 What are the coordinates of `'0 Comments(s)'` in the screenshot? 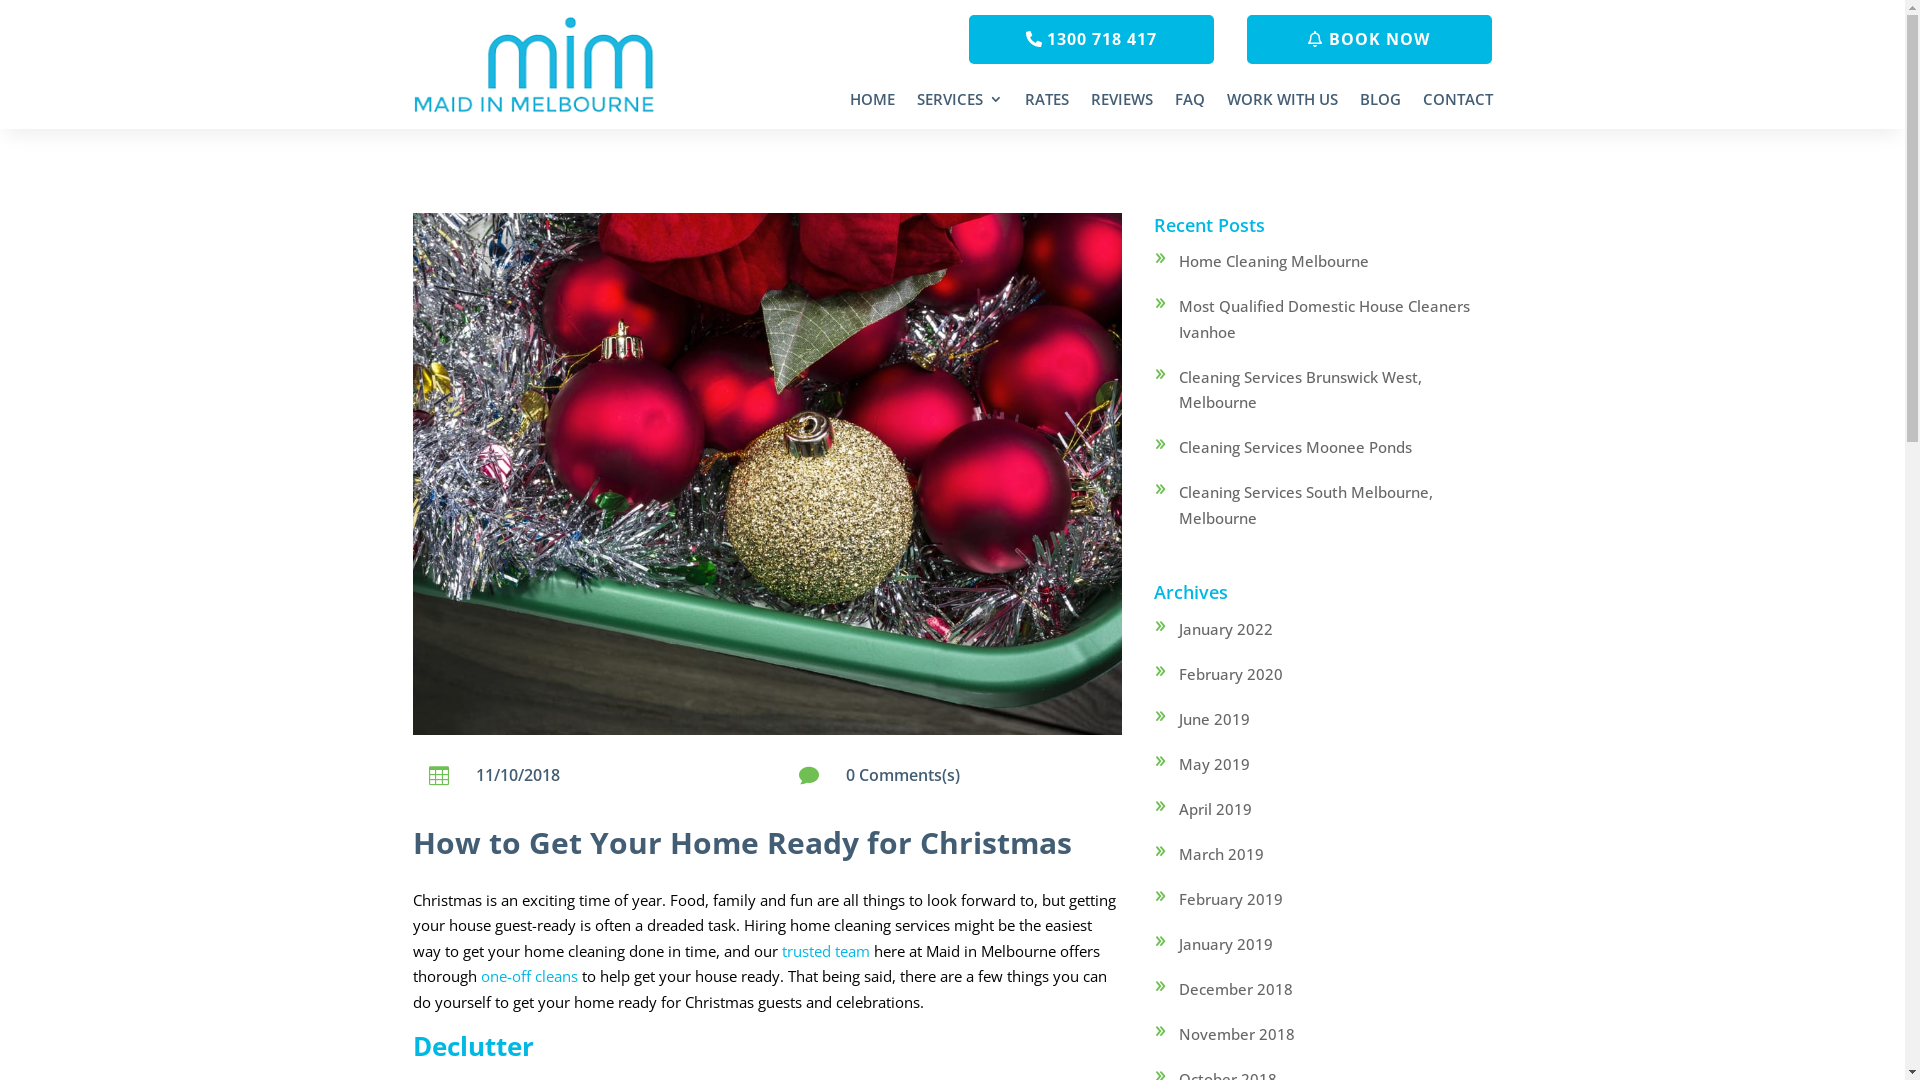 It's located at (901, 774).